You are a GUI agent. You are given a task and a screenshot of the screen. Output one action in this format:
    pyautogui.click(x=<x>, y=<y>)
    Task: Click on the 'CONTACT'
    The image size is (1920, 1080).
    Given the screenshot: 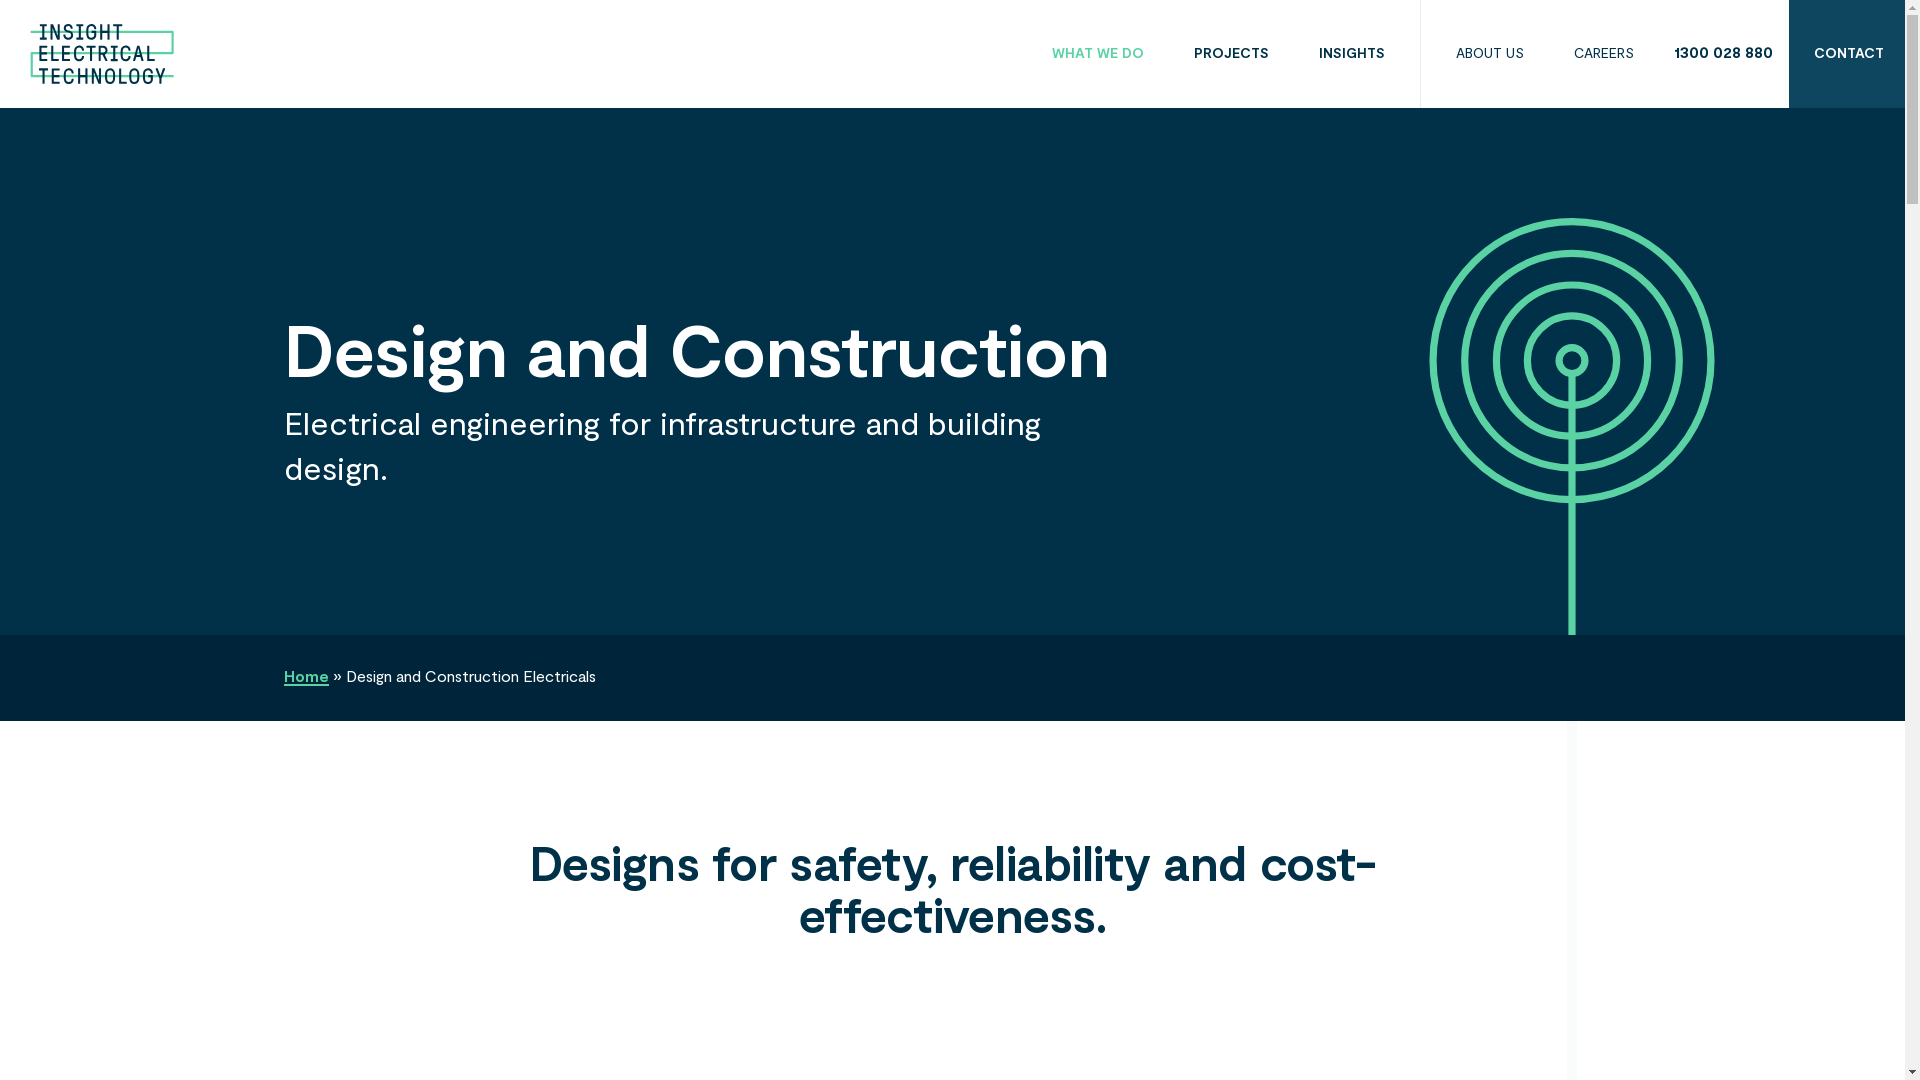 What is the action you would take?
    pyautogui.click(x=1847, y=53)
    